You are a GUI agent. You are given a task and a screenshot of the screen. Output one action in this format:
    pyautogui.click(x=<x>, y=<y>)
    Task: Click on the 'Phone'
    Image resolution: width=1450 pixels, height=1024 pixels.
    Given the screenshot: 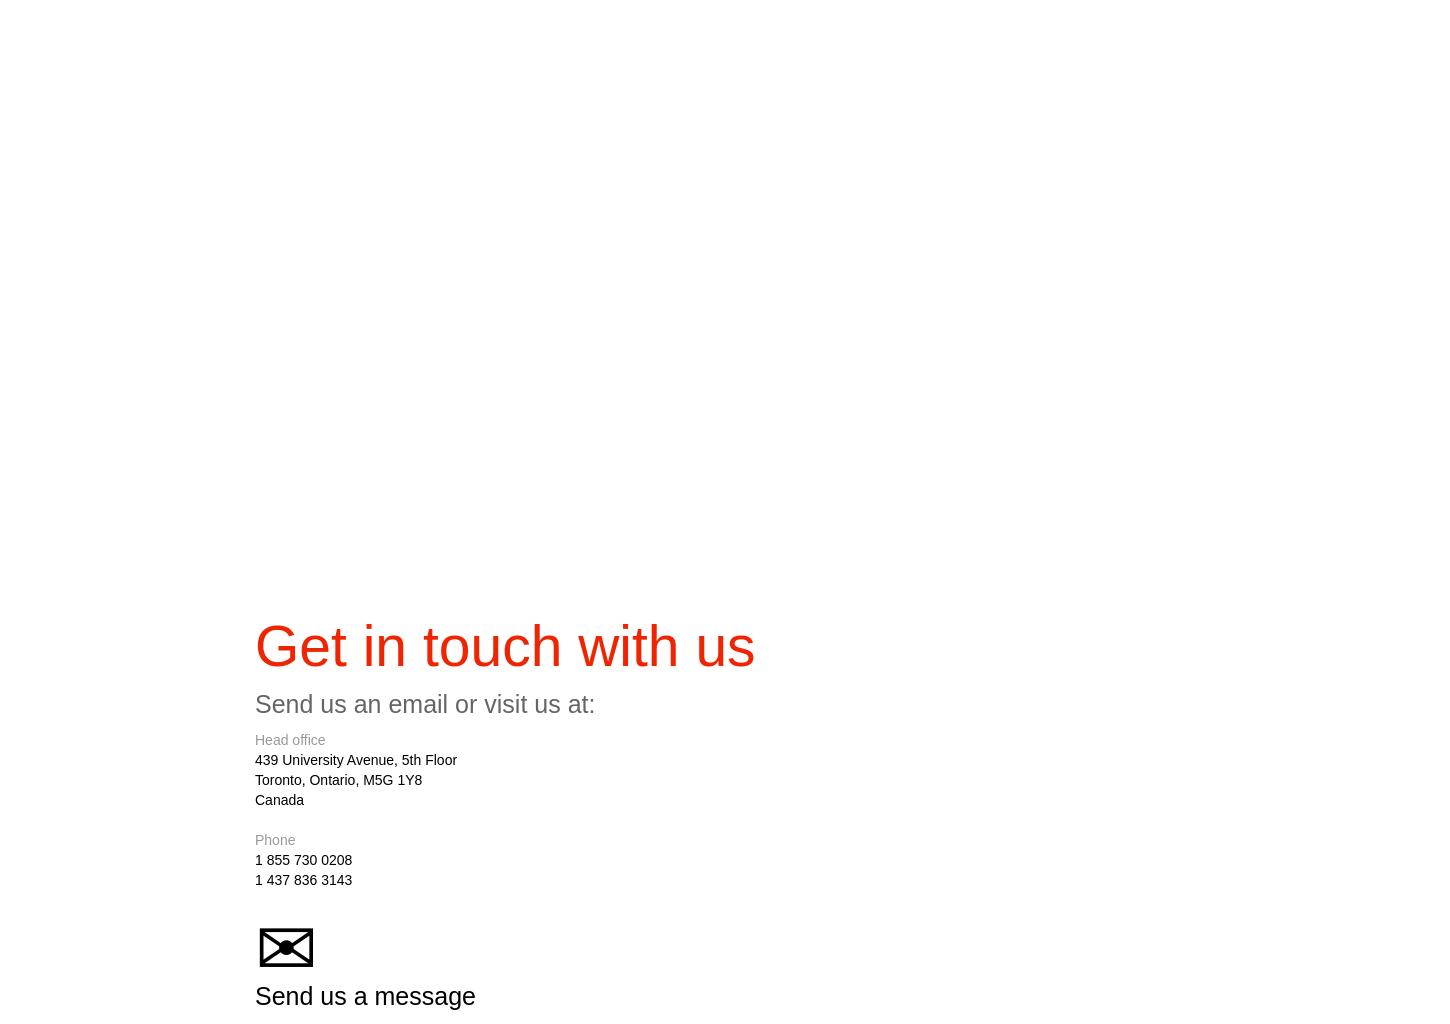 What is the action you would take?
    pyautogui.click(x=275, y=844)
    